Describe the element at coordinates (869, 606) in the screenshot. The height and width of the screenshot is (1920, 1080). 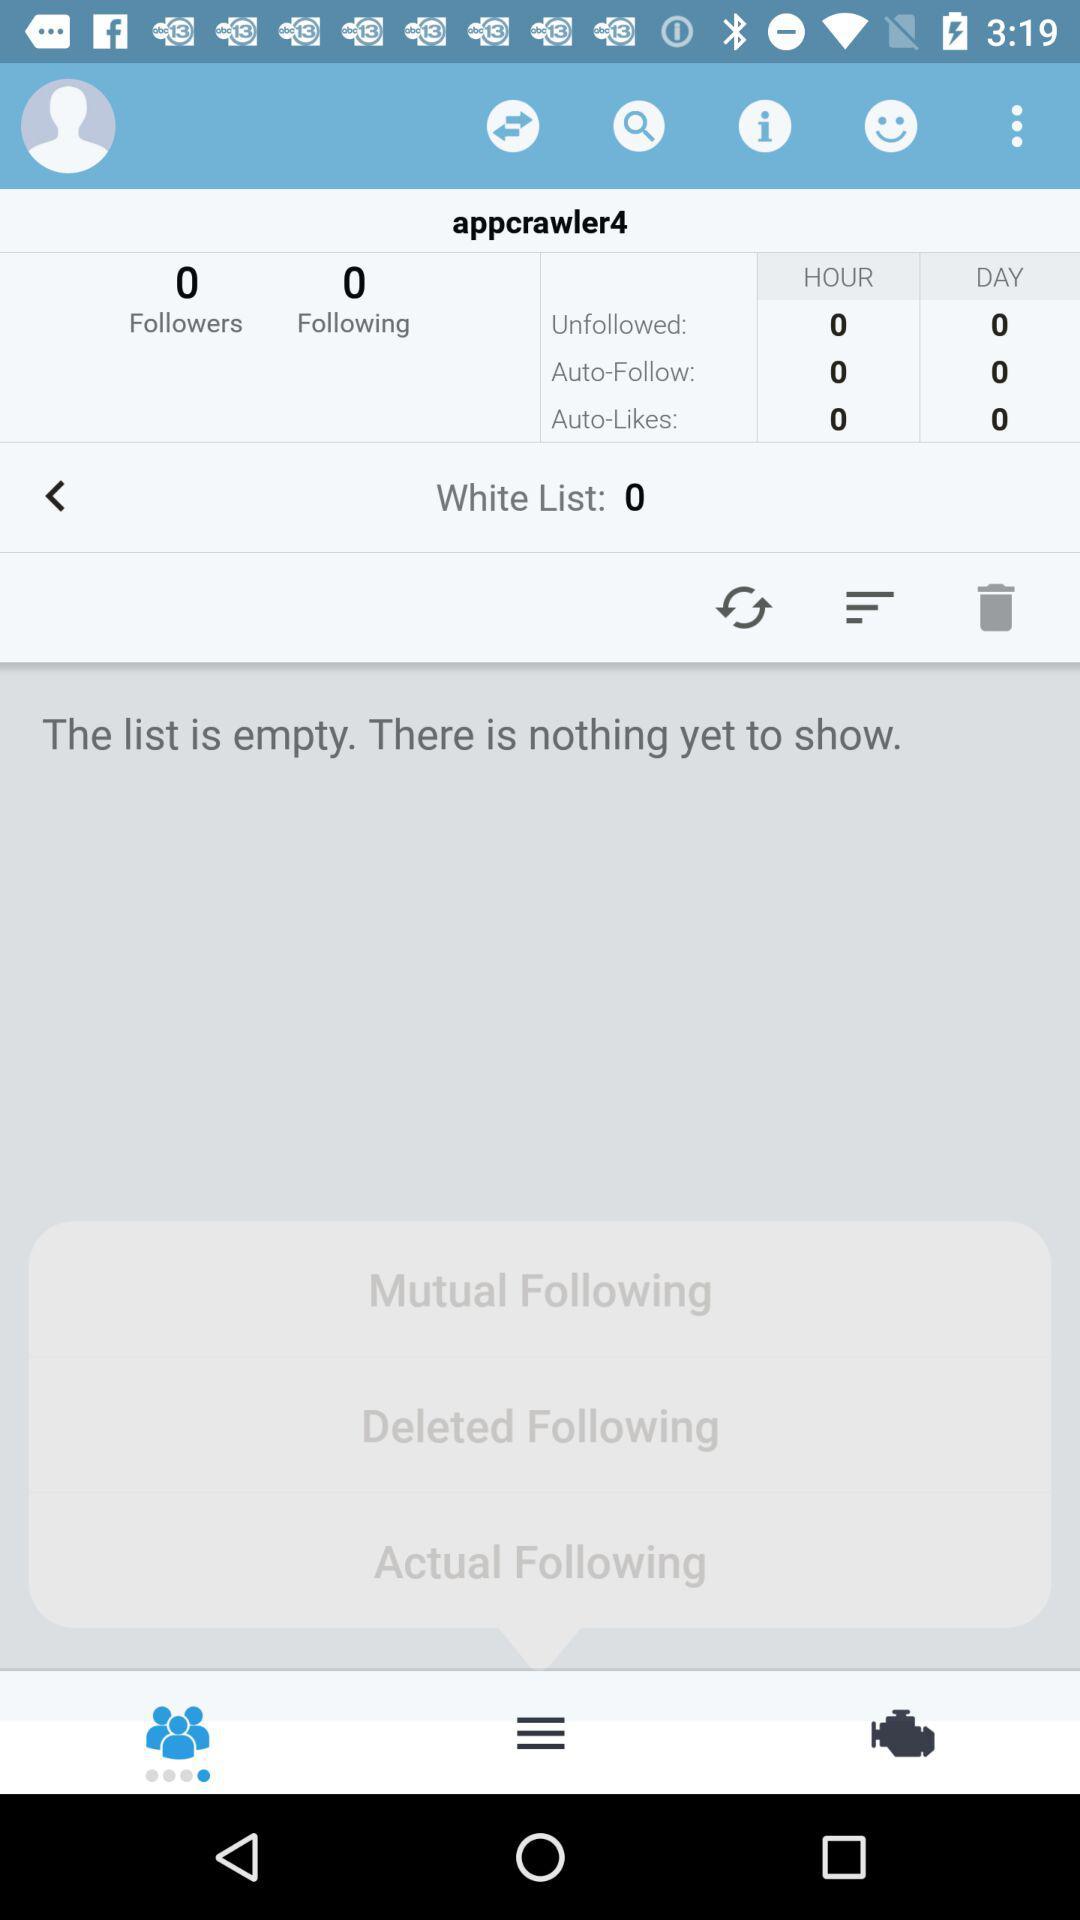
I see `sort list` at that location.